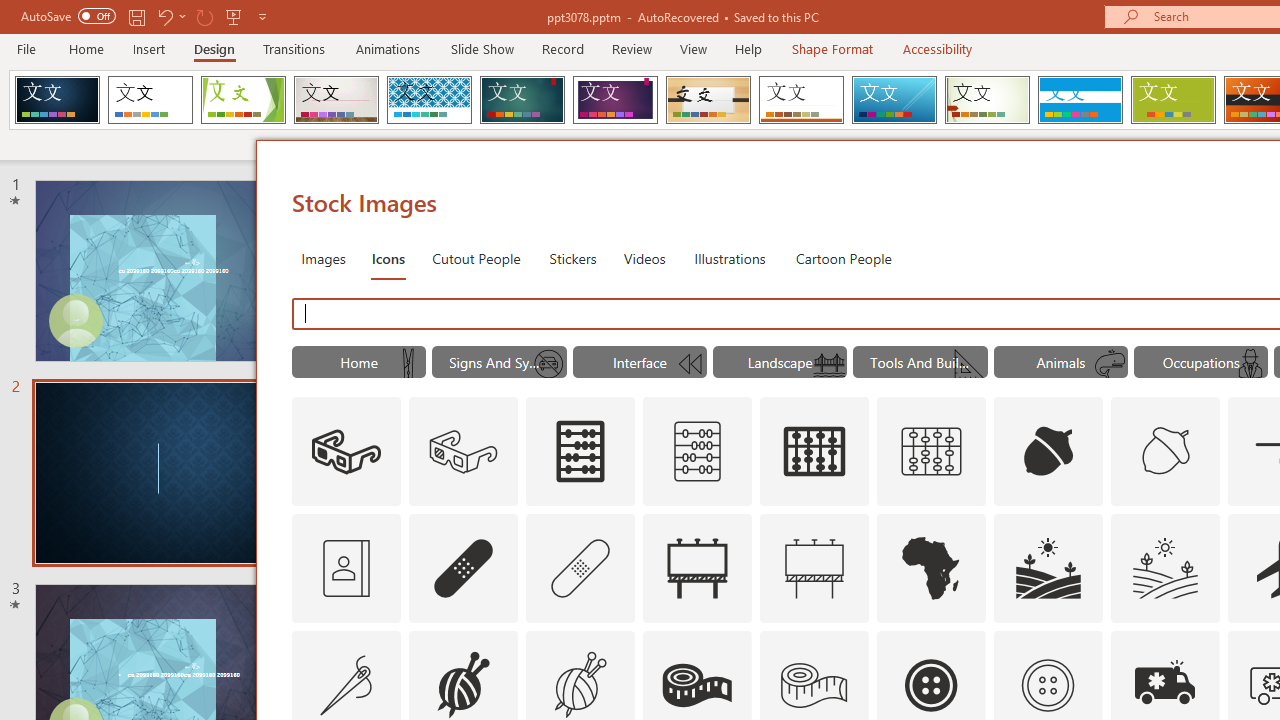  Describe the element at coordinates (640, 362) in the screenshot. I see `'"Interface" Icons.'` at that location.